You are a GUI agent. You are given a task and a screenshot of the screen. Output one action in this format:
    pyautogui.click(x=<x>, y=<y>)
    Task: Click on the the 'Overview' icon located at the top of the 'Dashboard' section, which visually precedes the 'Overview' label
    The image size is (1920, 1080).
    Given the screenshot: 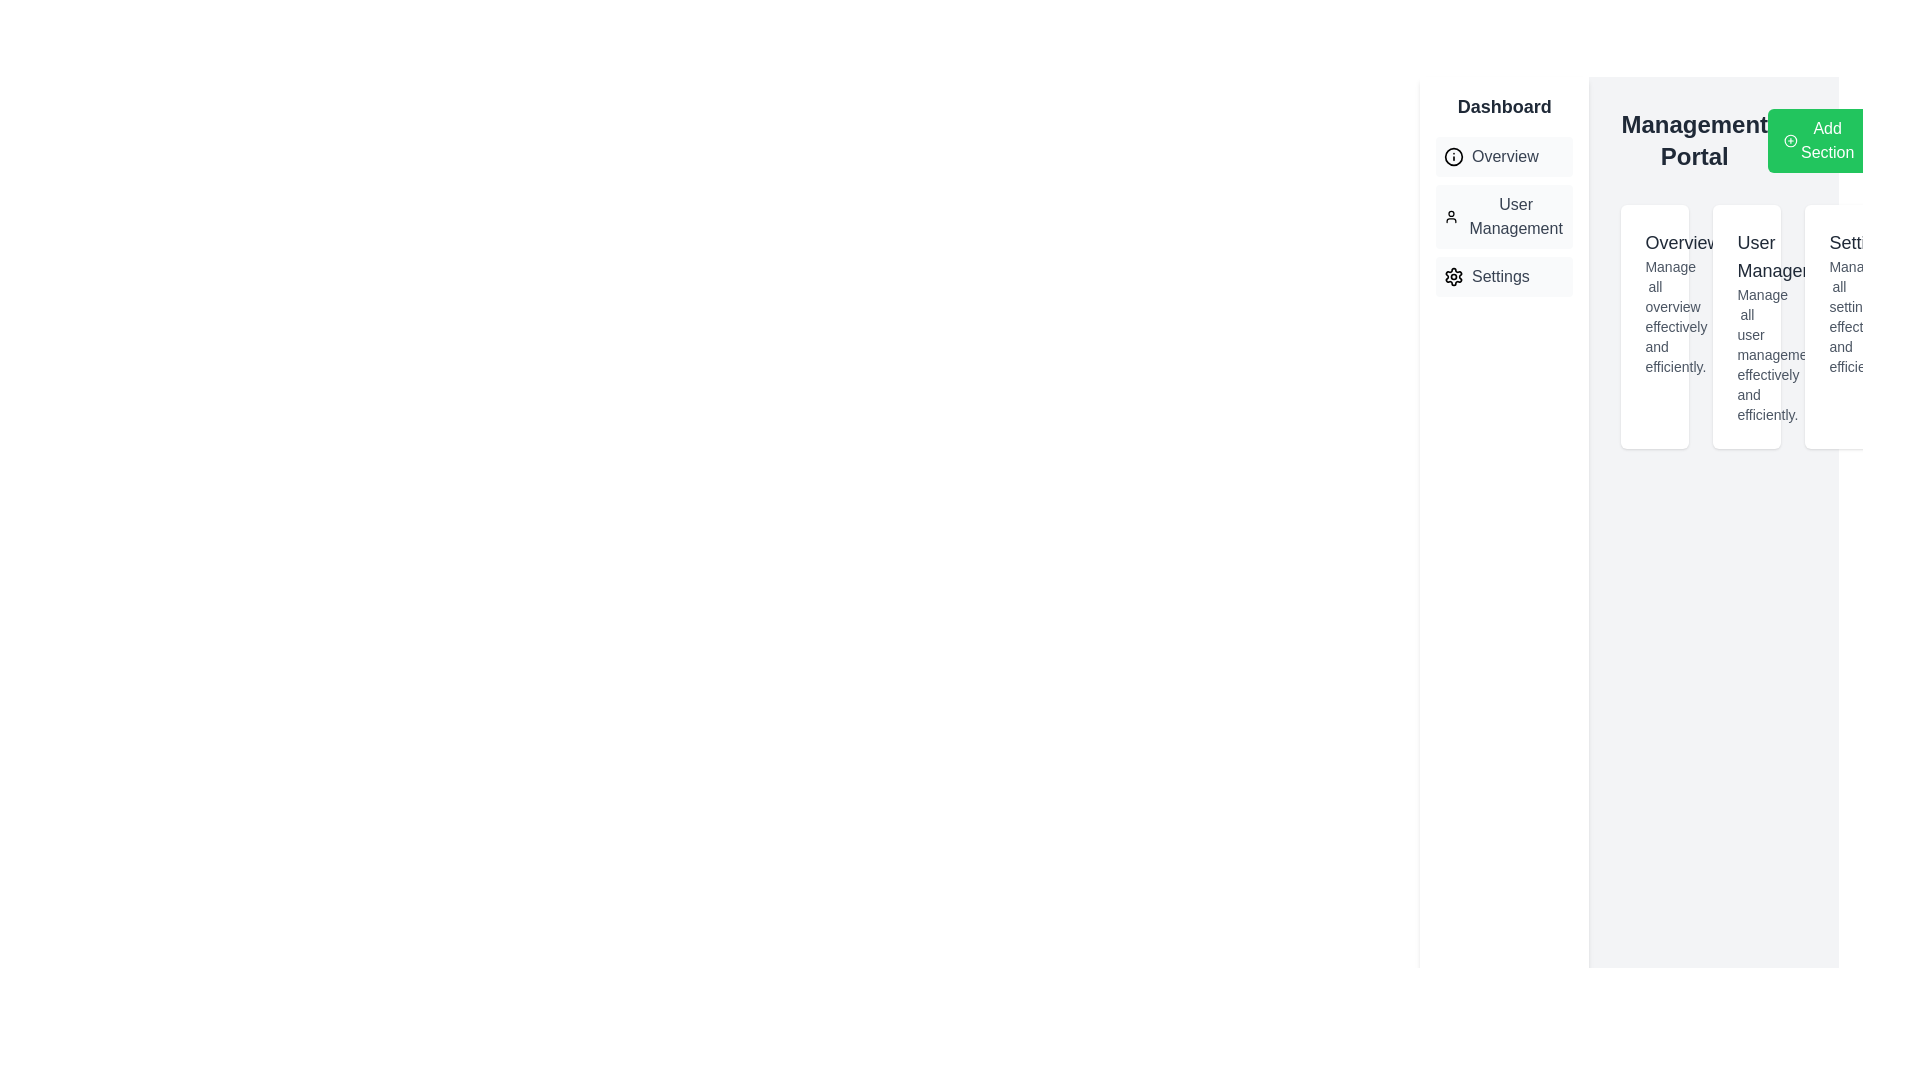 What is the action you would take?
    pyautogui.click(x=1454, y=156)
    